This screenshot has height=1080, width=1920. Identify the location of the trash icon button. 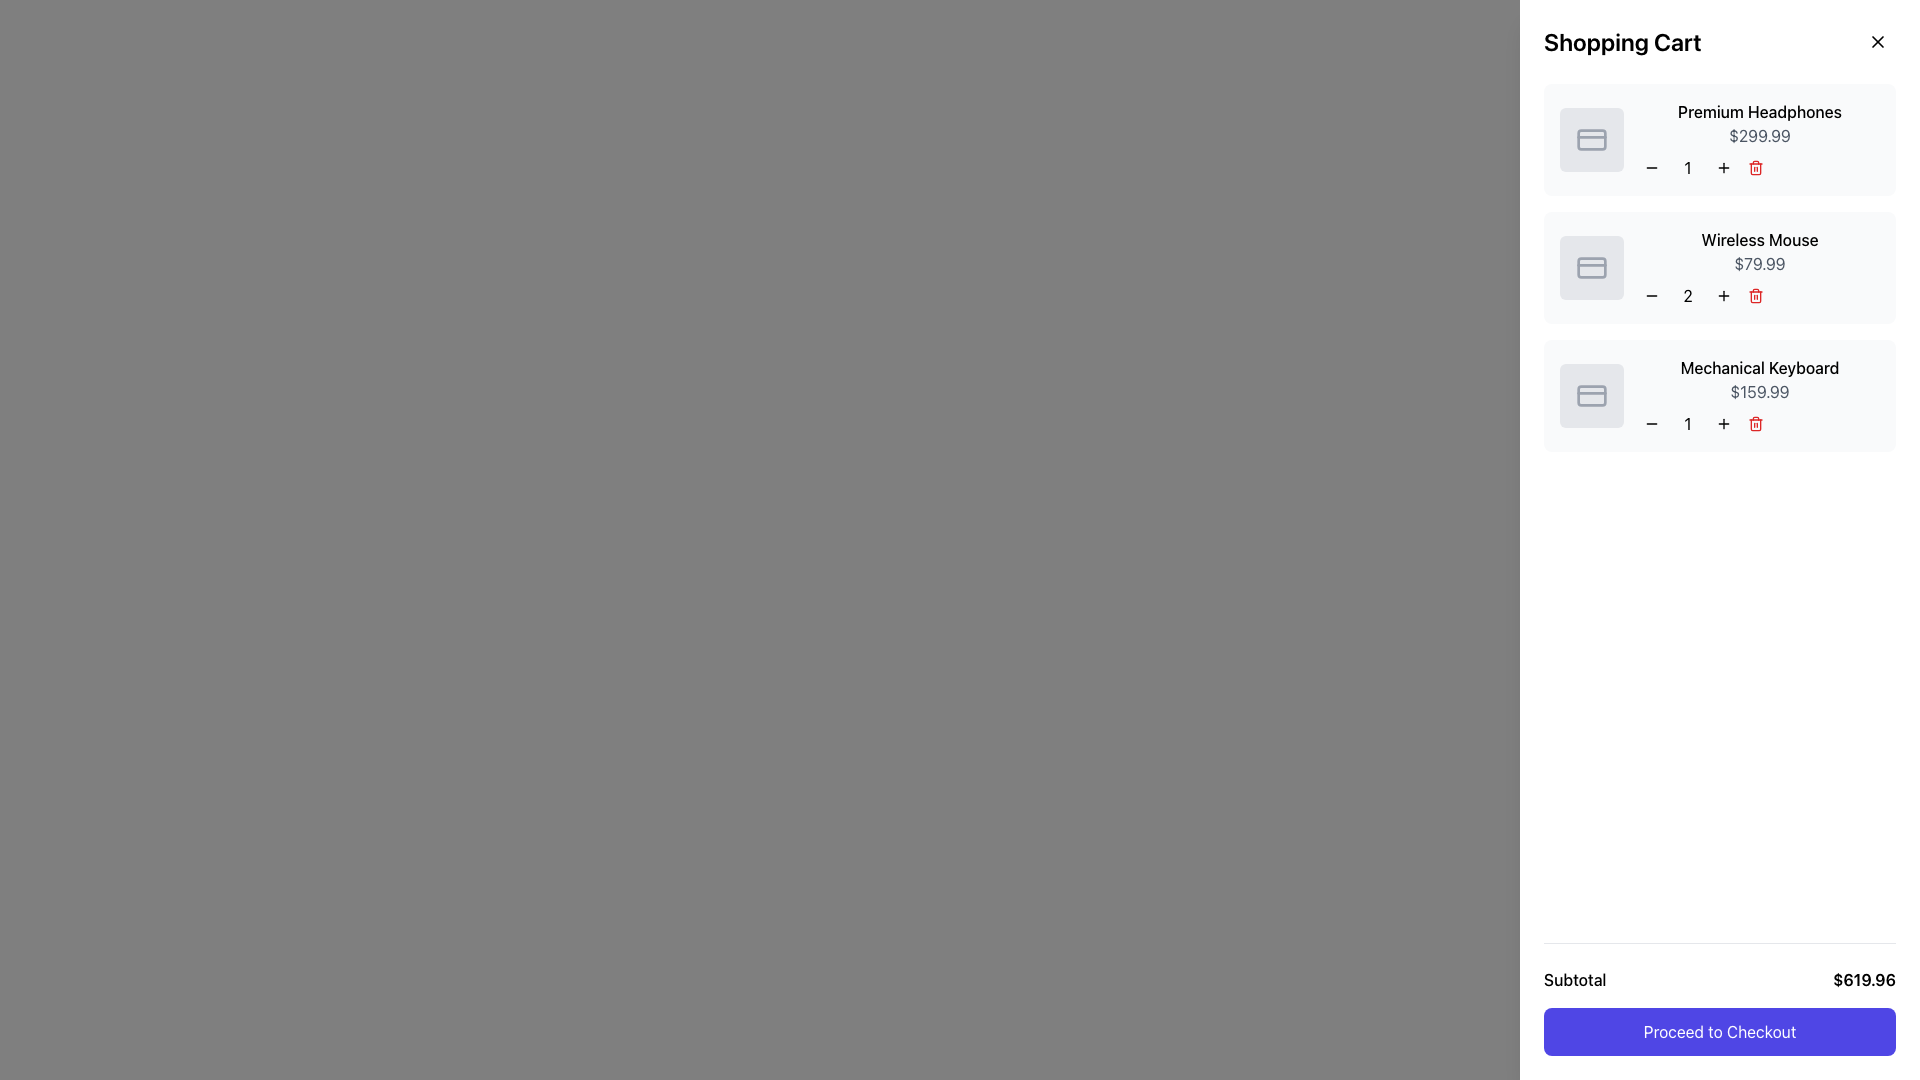
(1760, 423).